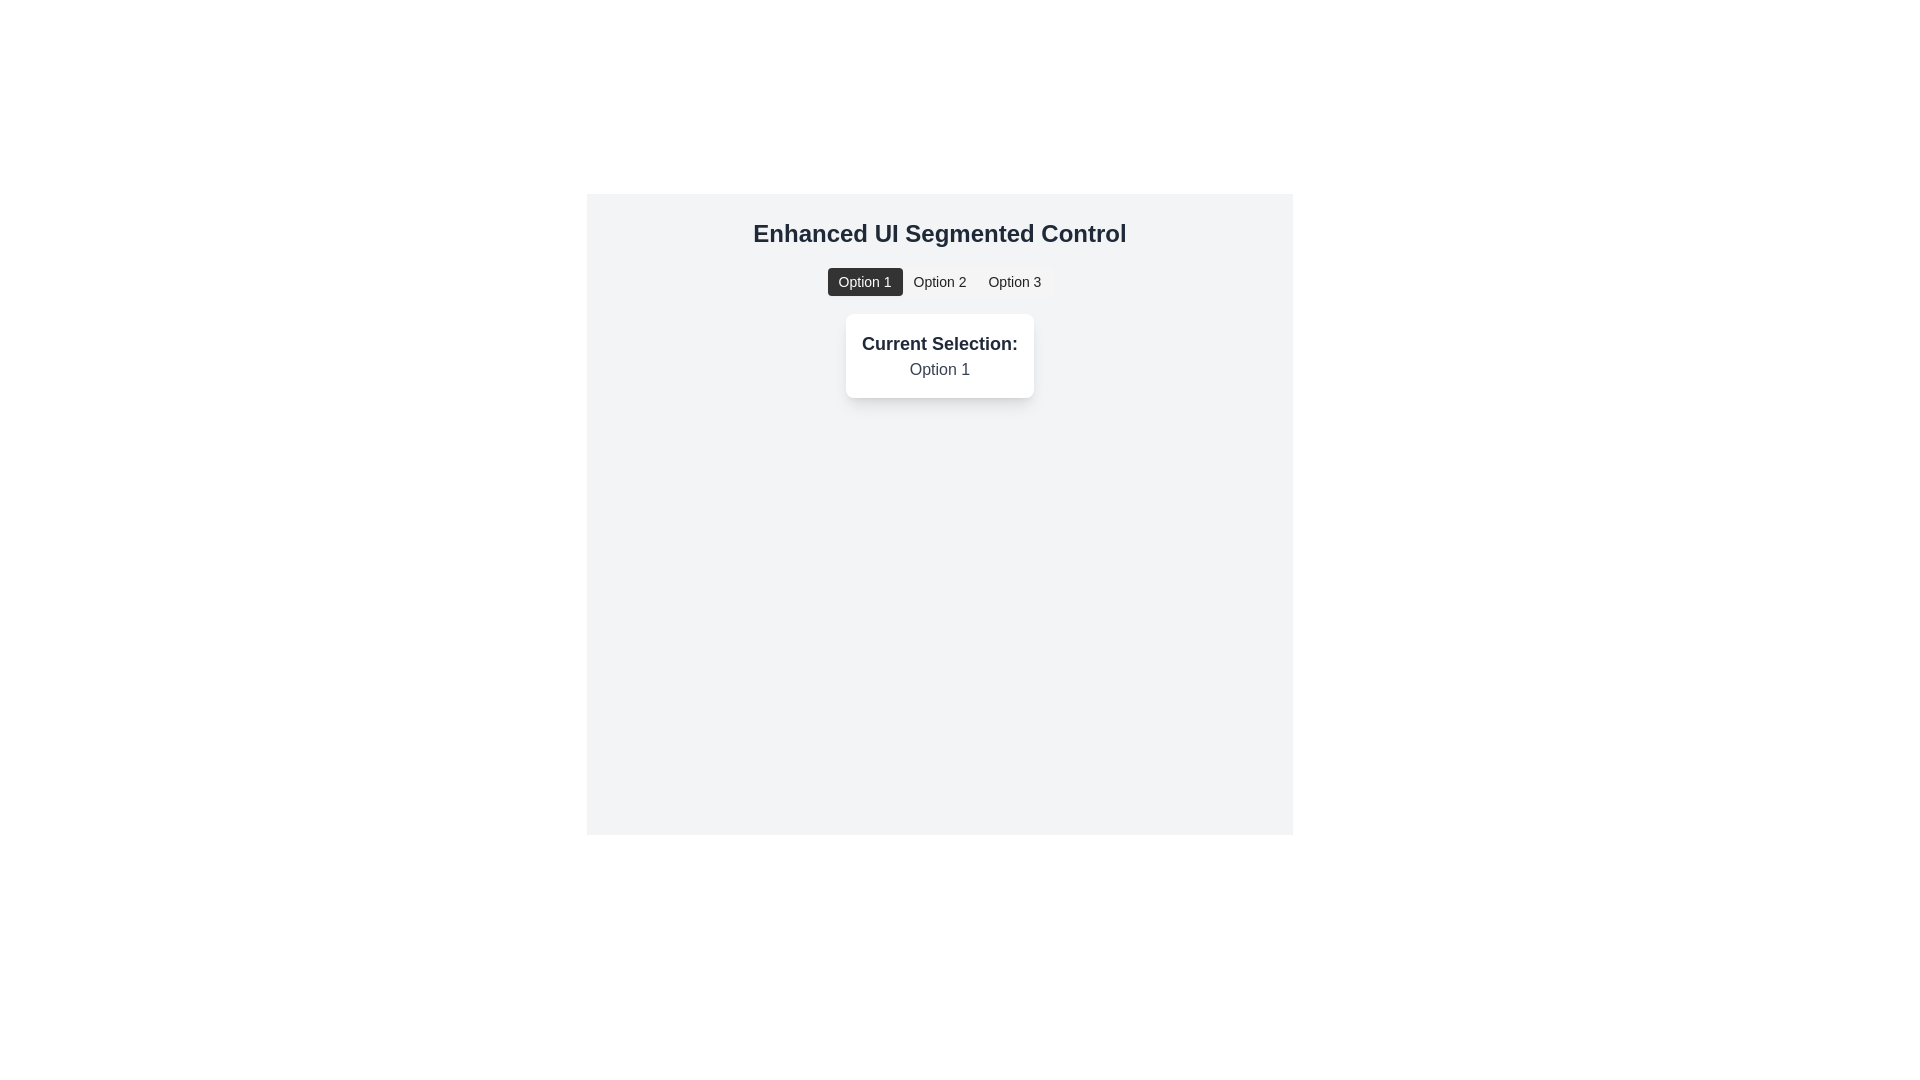 Image resolution: width=1920 pixels, height=1080 pixels. I want to click on the radio button representing 'Option 2' in the segmented control group, so click(939, 281).